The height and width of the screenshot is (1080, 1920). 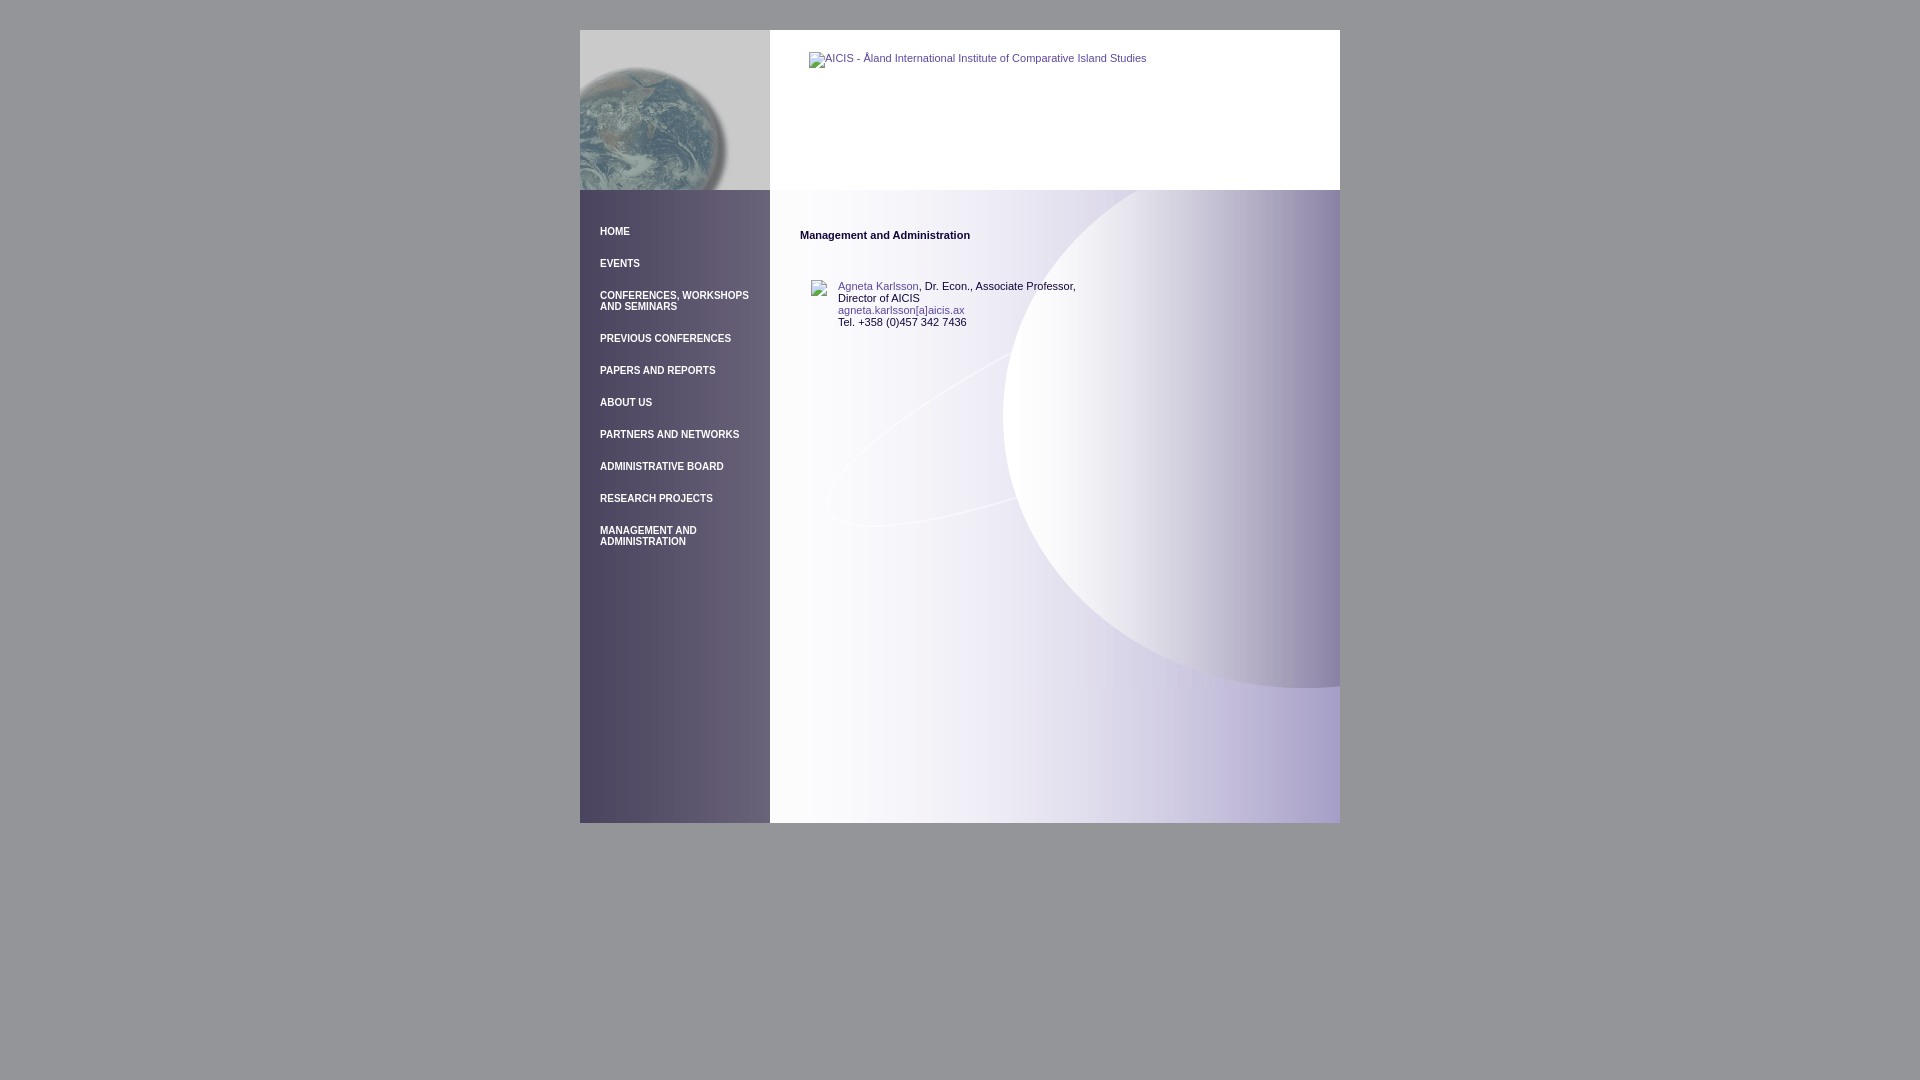 What do you see at coordinates (900, 309) in the screenshot?
I see `'agneta.karlsson[a]aicis.ax'` at bounding box center [900, 309].